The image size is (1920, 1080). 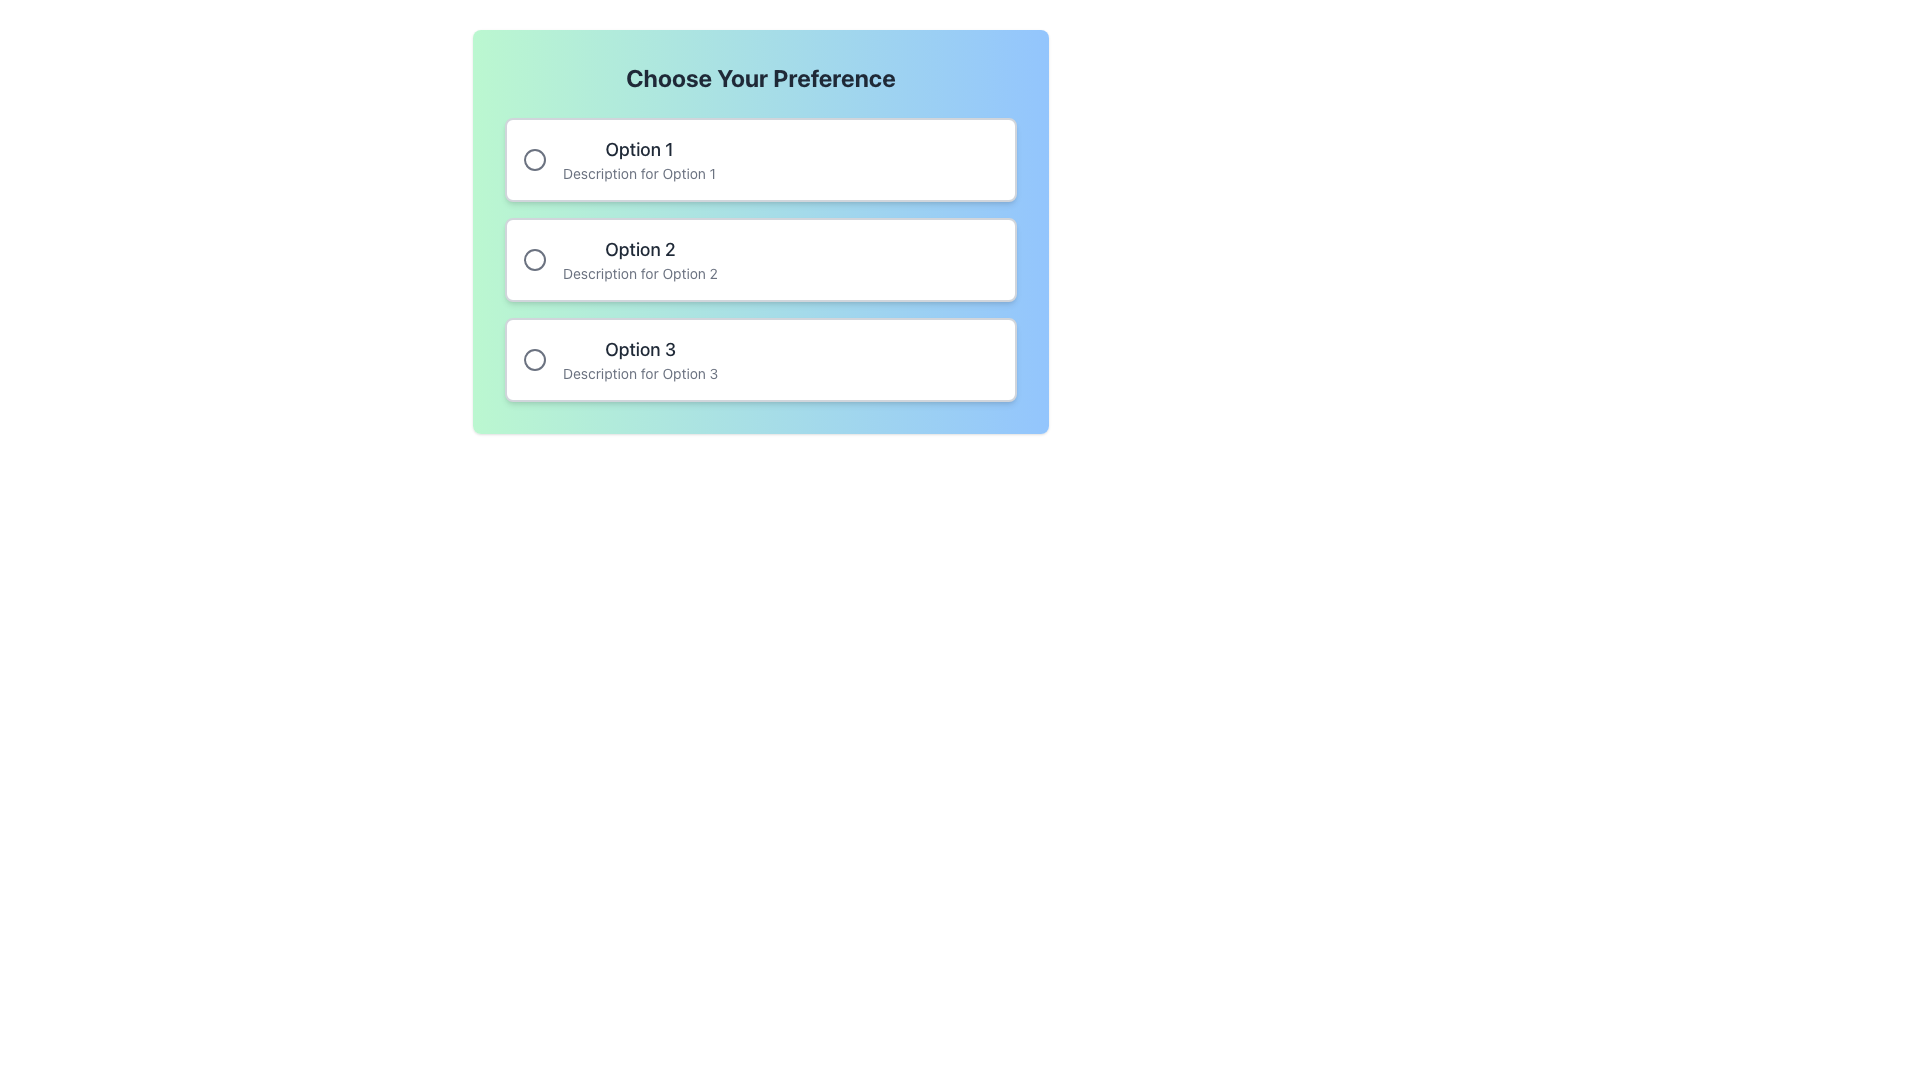 What do you see at coordinates (619, 258) in the screenshot?
I see `the text block titled 'Option 2' in the second selectable option card` at bounding box center [619, 258].